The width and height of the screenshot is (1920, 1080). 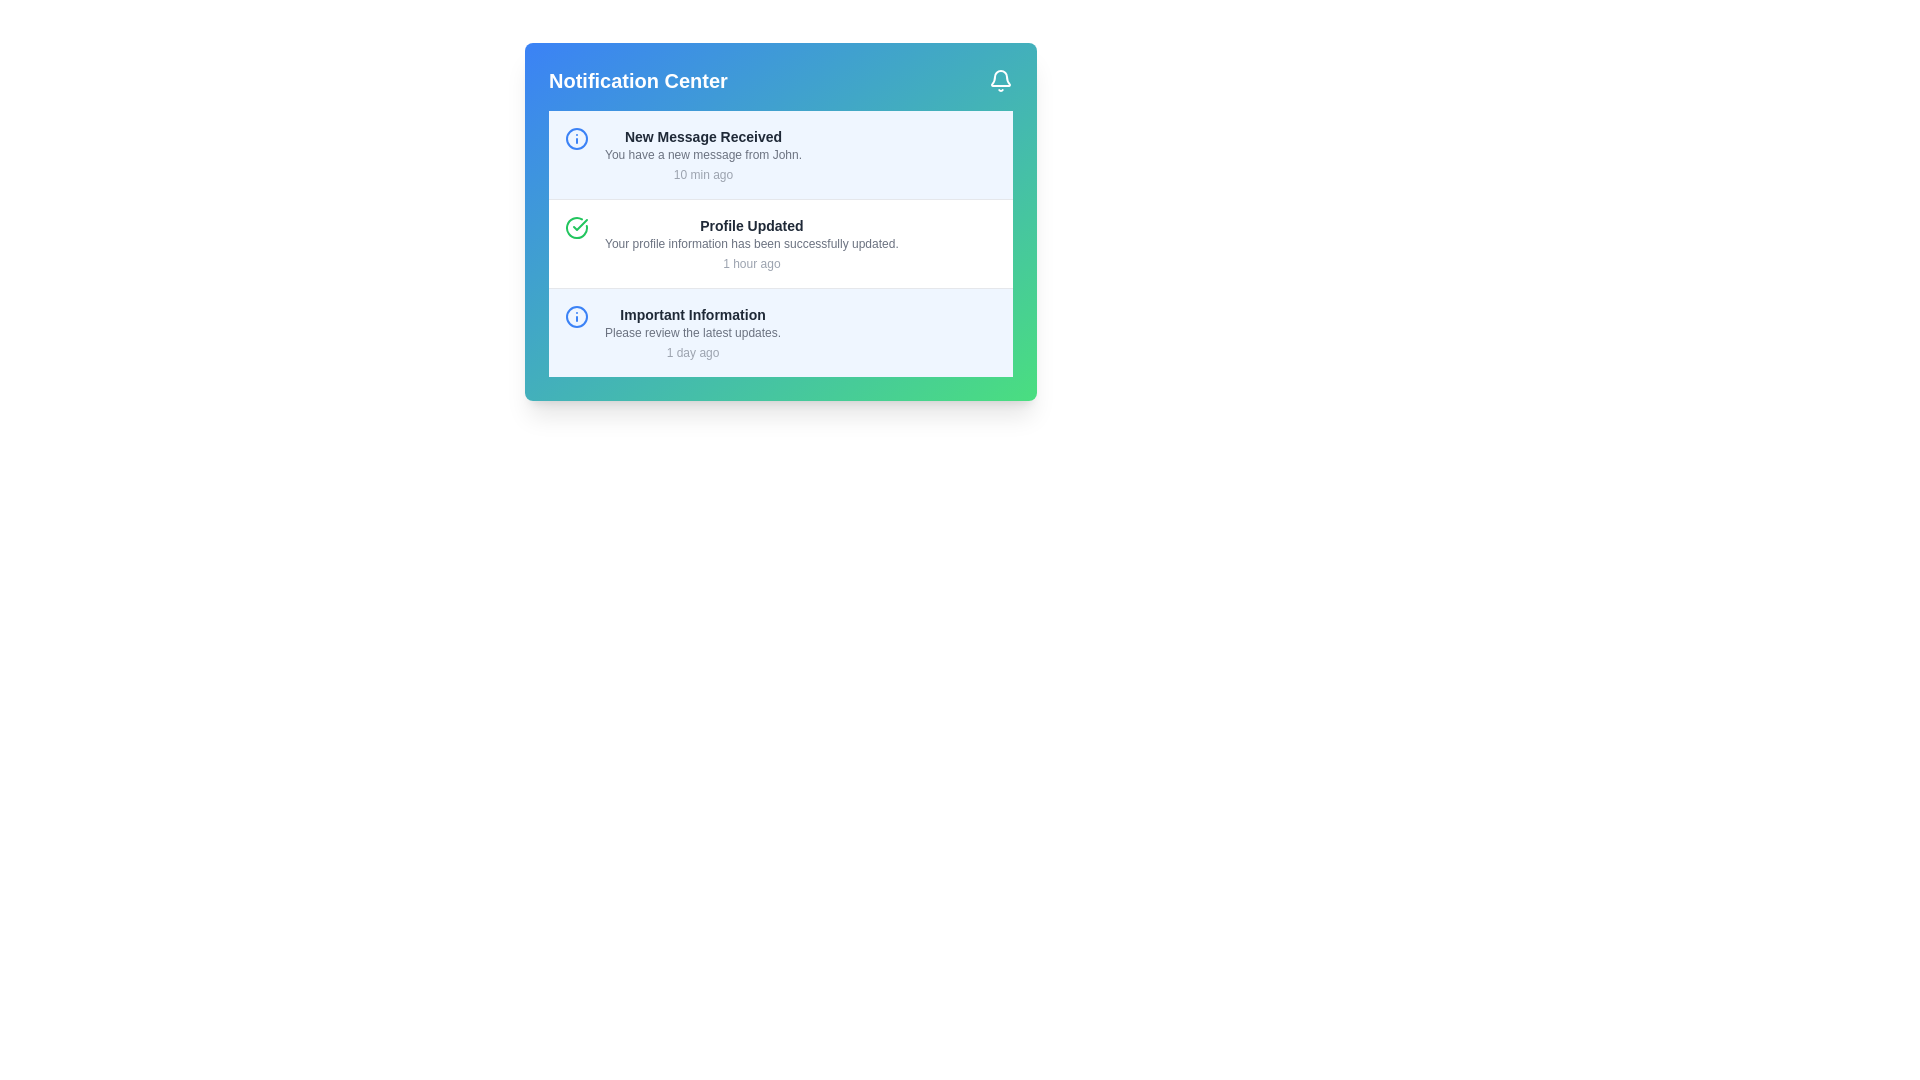 I want to click on the notification icon button located at the top-right corner of the 'Notification Center' card, so click(x=1001, y=80).